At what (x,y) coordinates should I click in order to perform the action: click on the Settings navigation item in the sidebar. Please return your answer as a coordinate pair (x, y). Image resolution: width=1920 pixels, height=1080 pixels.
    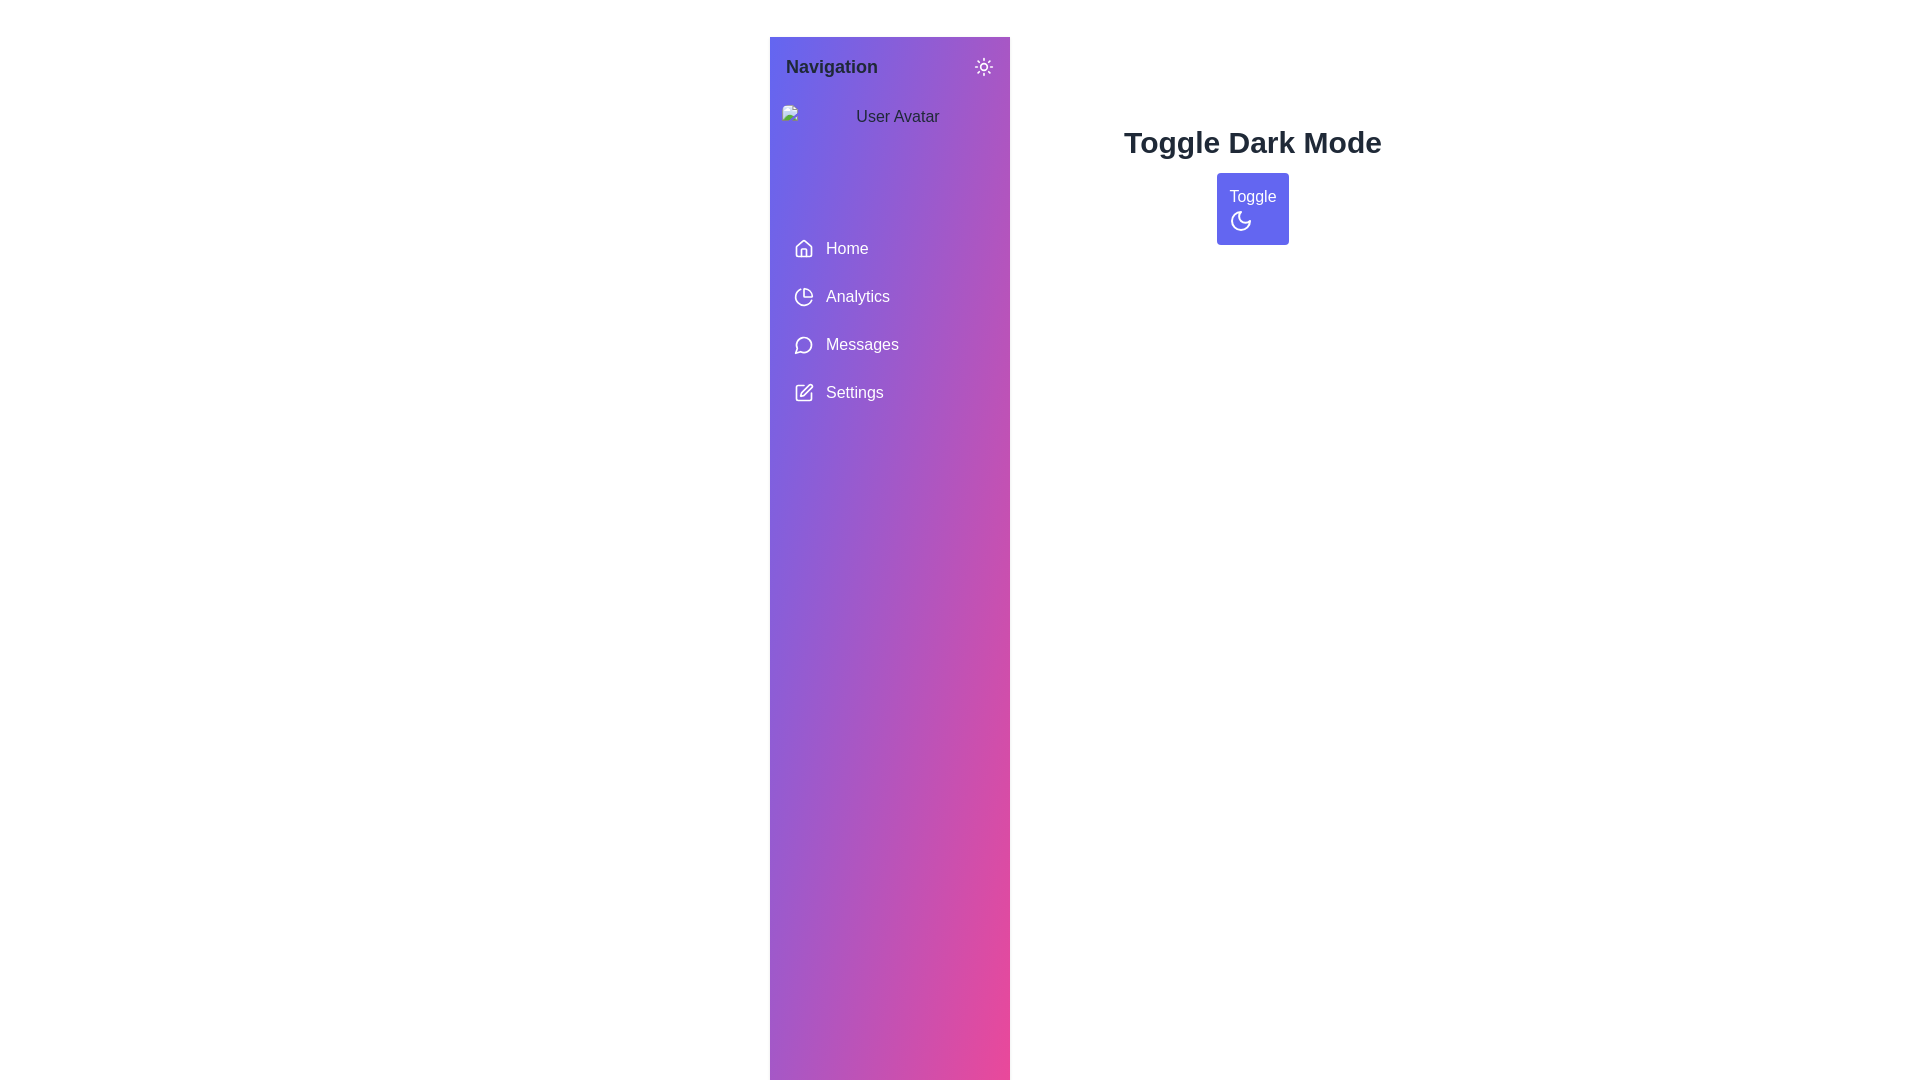
    Looking at the image, I should click on (888, 393).